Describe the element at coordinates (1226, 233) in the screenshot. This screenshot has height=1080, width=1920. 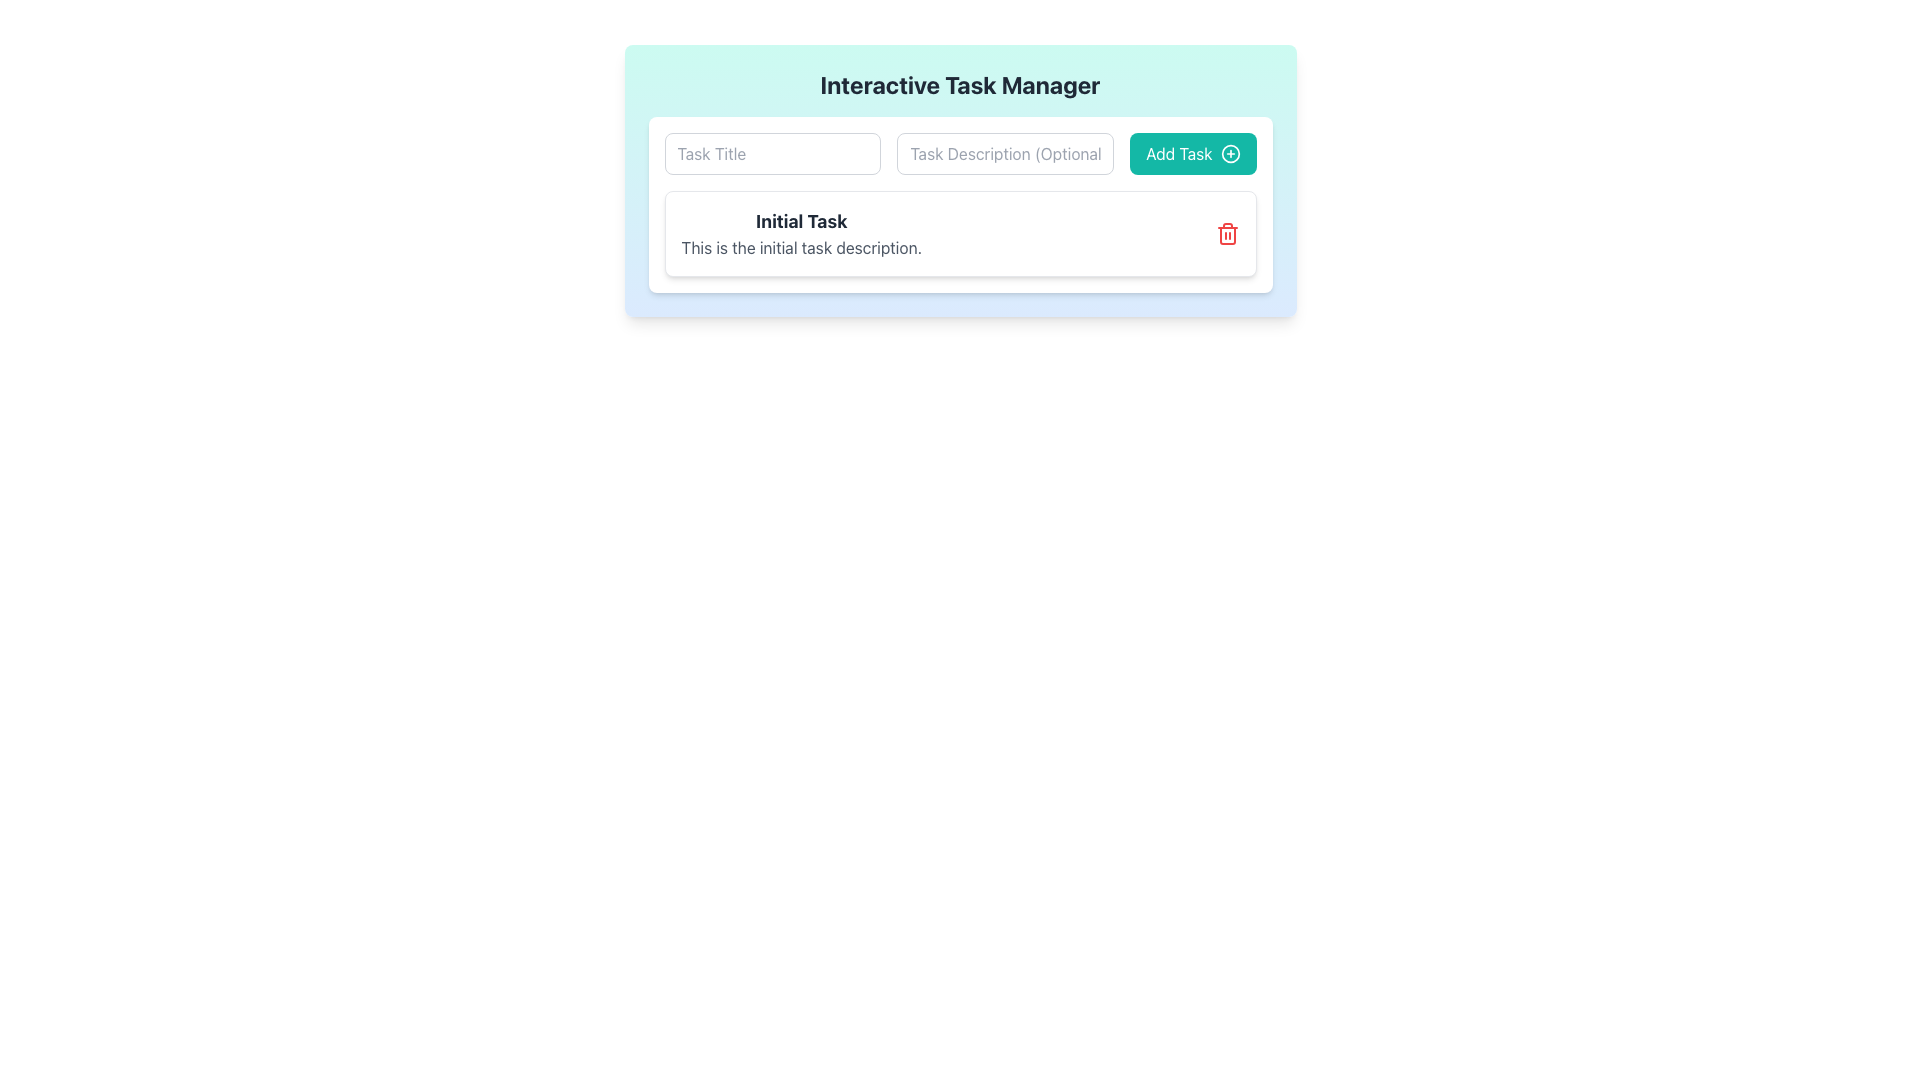
I see `the delete icon button located at the far right endpoint of the task card titled 'Initial Task', which is aligned vertically with the task information` at that location.